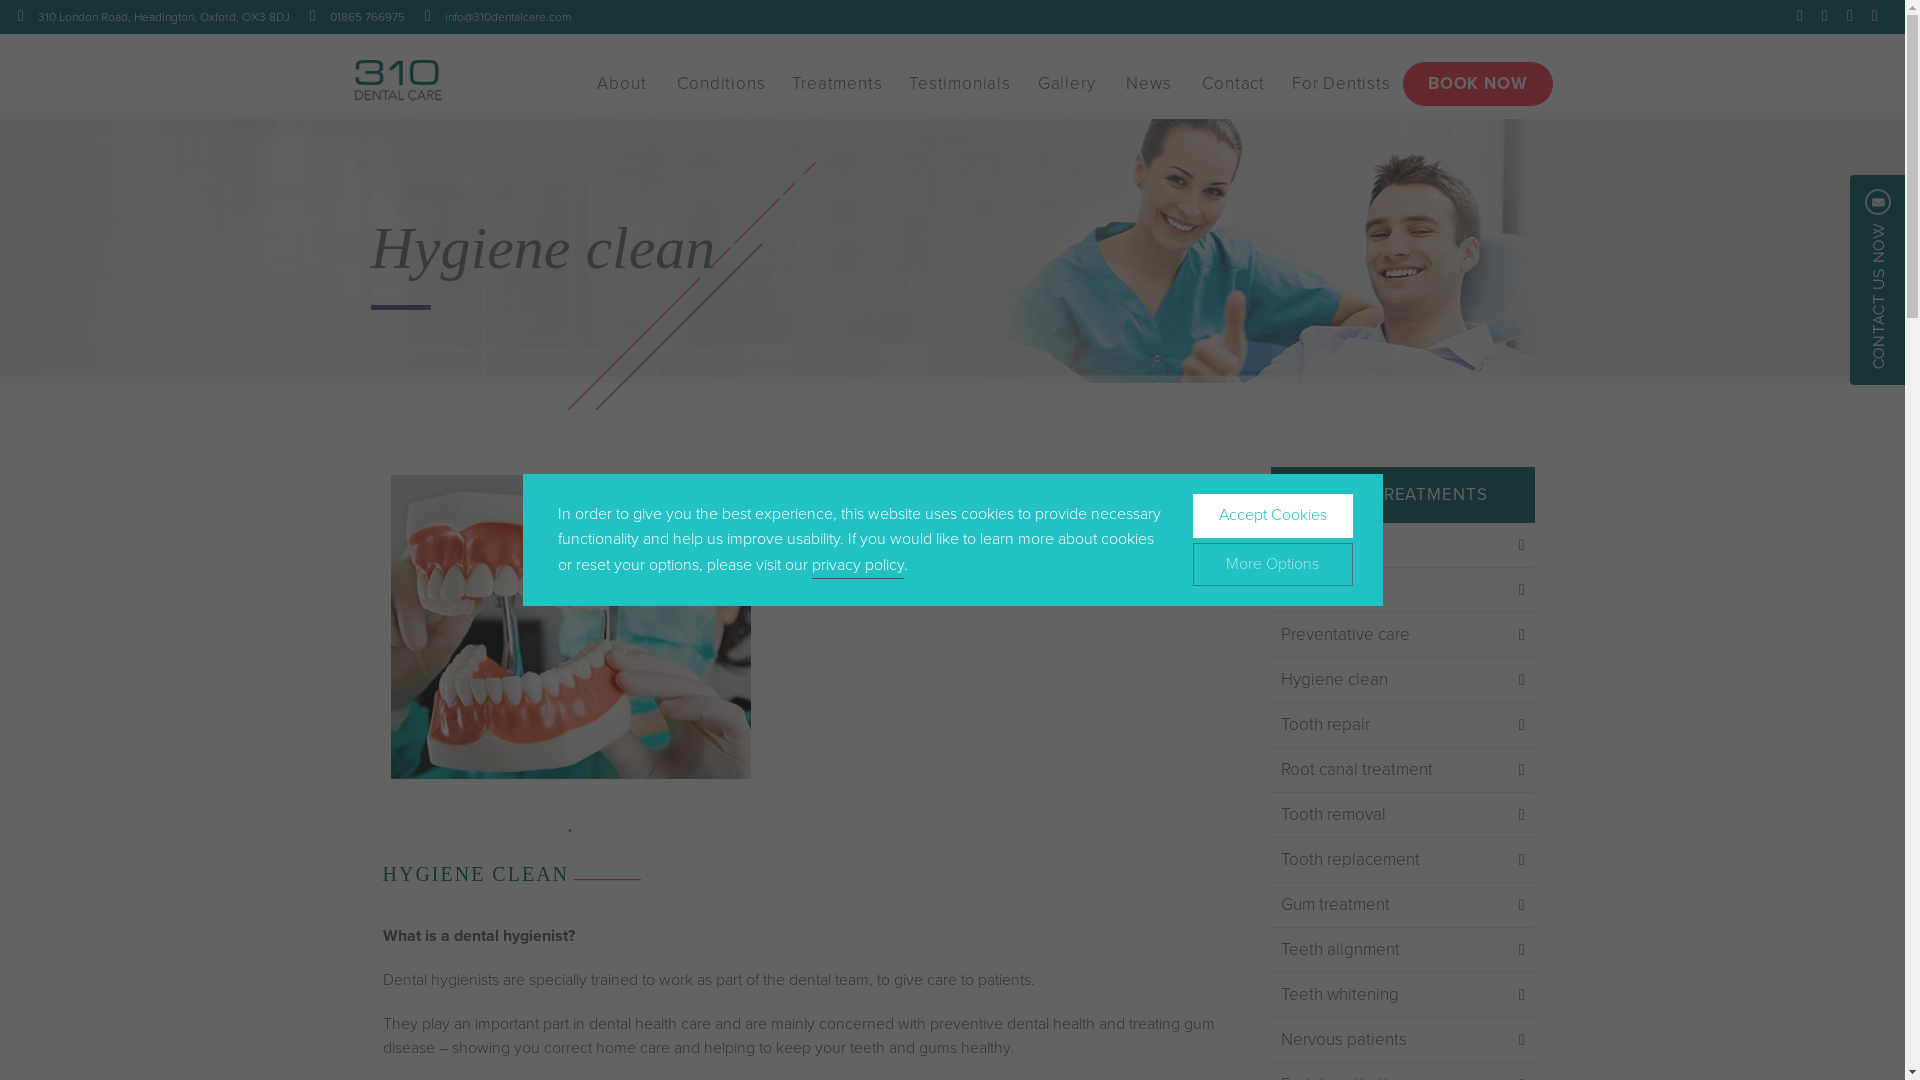 The width and height of the screenshot is (1920, 1080). I want to click on 'Gallery', so click(1065, 88).